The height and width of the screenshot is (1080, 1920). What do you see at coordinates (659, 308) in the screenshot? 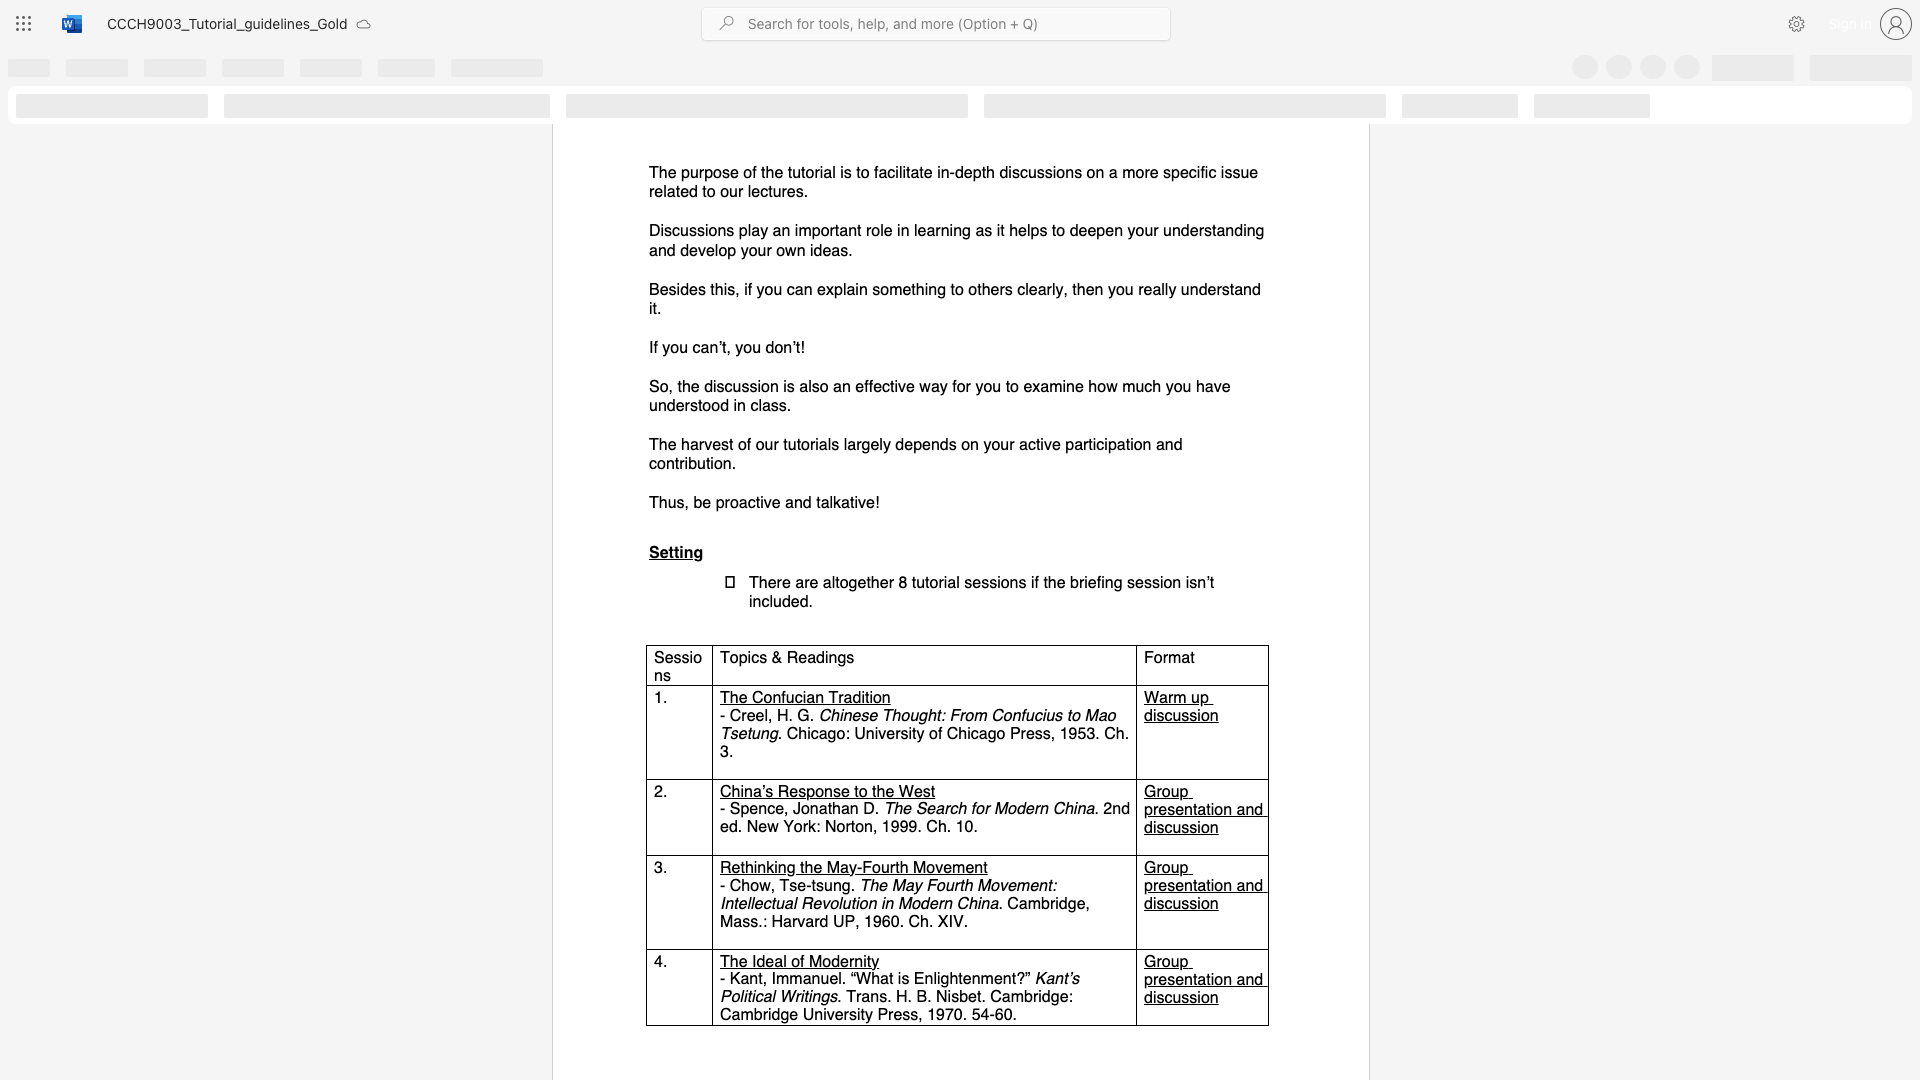
I see `the 1th character "." in the text` at bounding box center [659, 308].